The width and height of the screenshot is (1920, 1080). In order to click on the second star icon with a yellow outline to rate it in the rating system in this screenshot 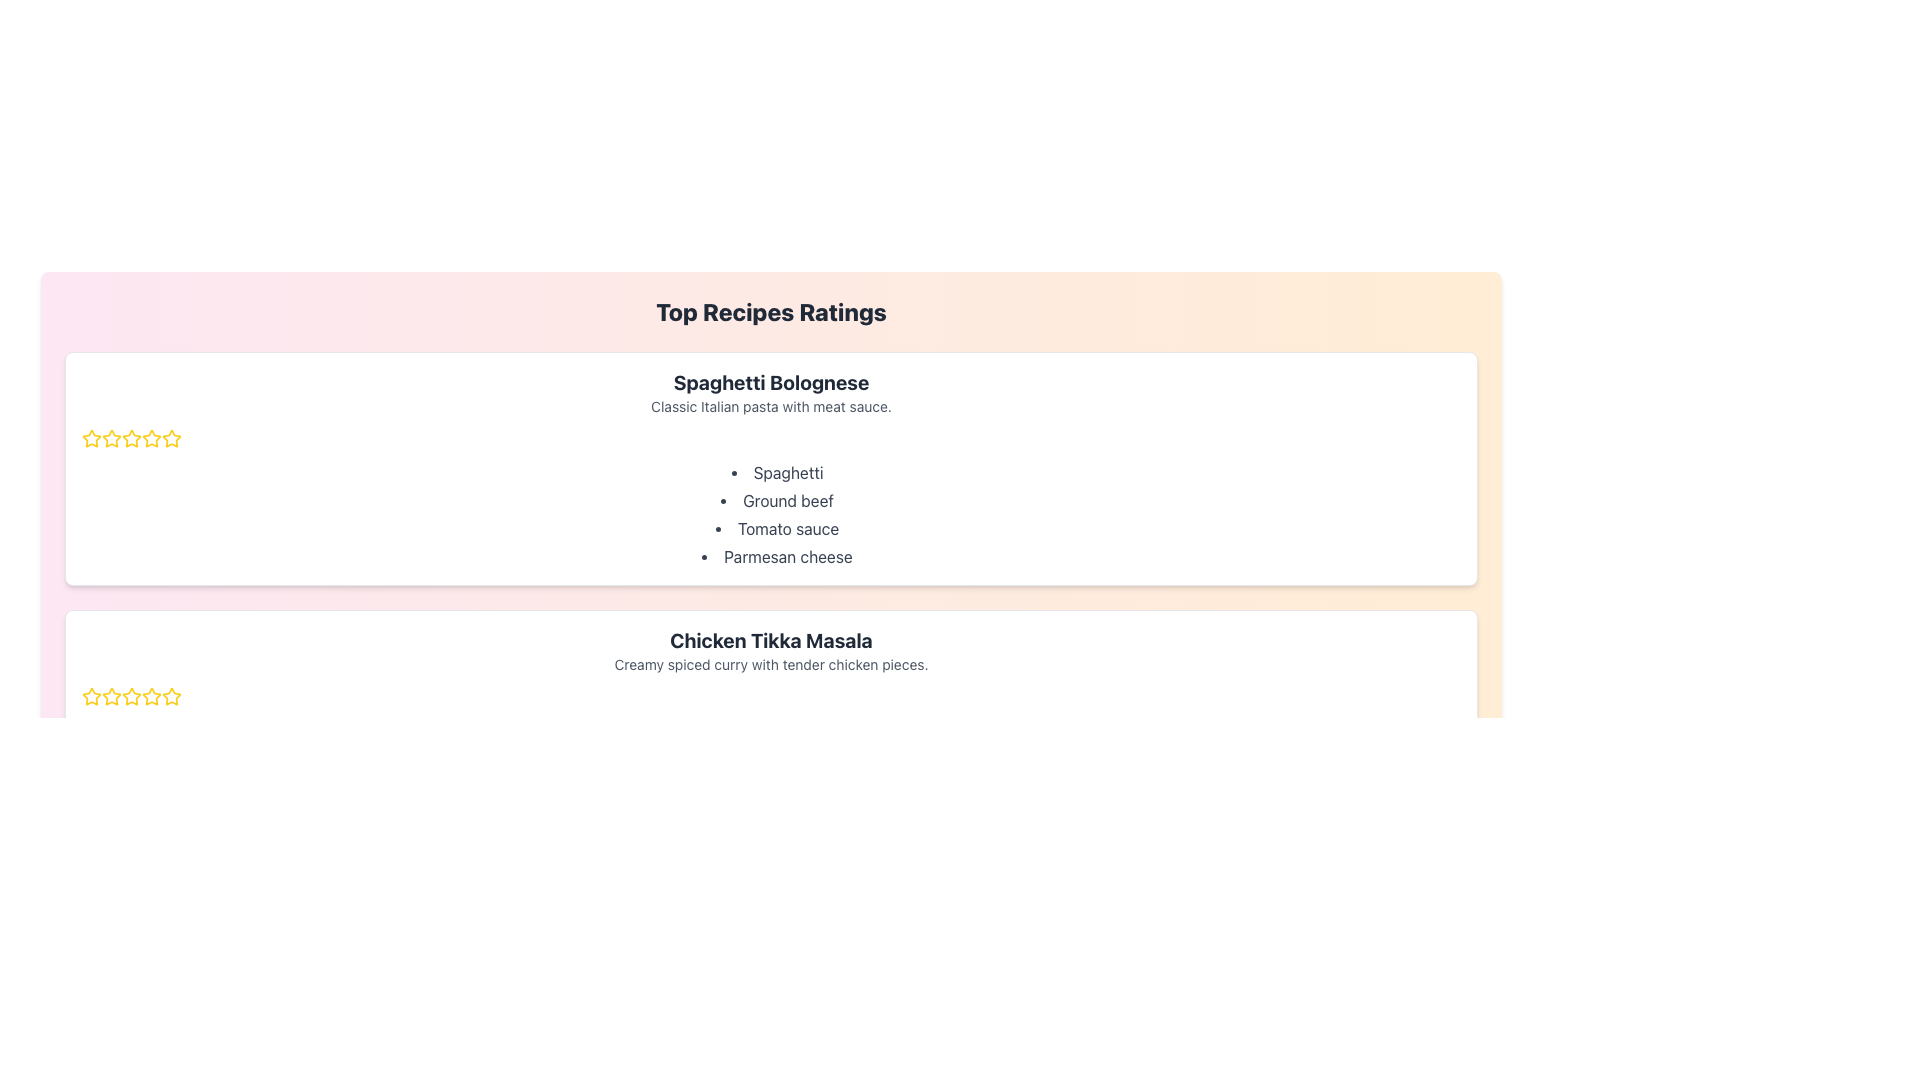, I will do `click(172, 437)`.